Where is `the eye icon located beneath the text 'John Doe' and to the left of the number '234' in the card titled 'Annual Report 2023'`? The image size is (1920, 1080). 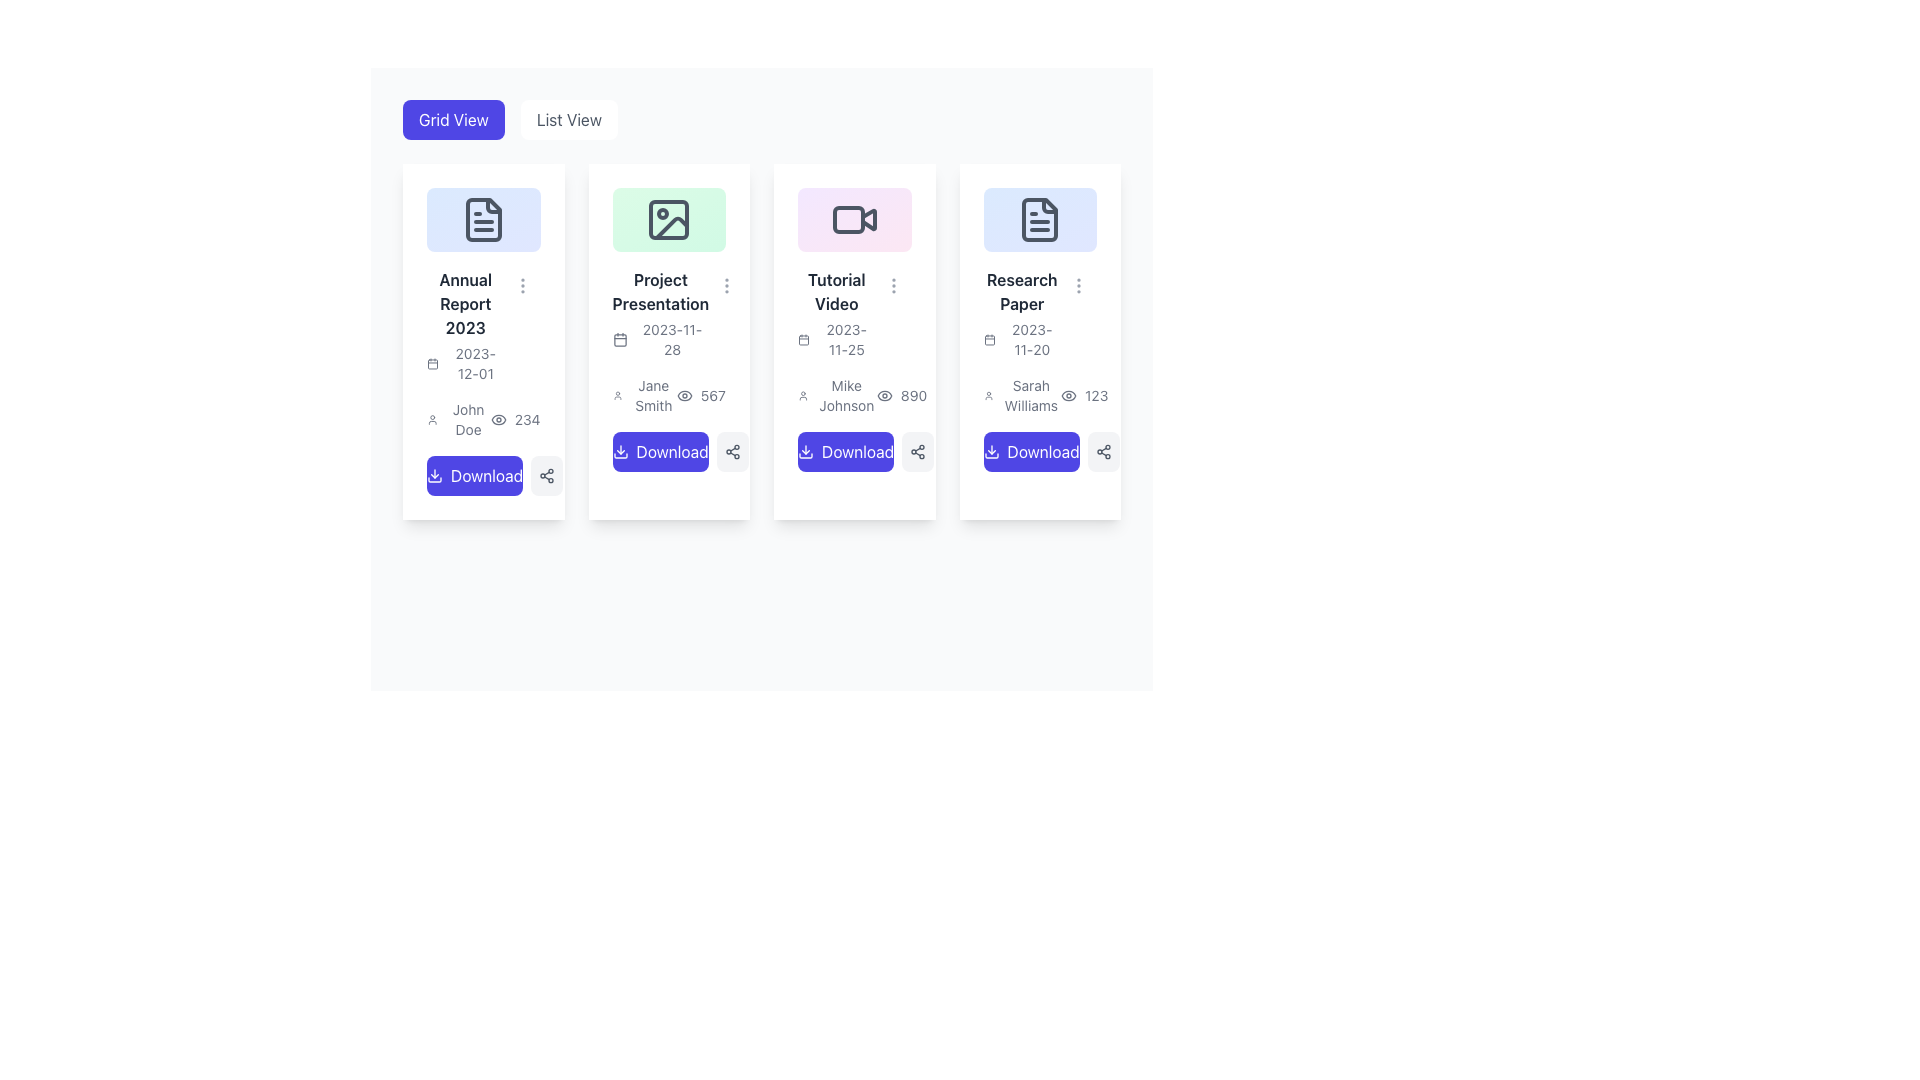 the eye icon located beneath the text 'John Doe' and to the left of the number '234' in the card titled 'Annual Report 2023' is located at coordinates (498, 418).